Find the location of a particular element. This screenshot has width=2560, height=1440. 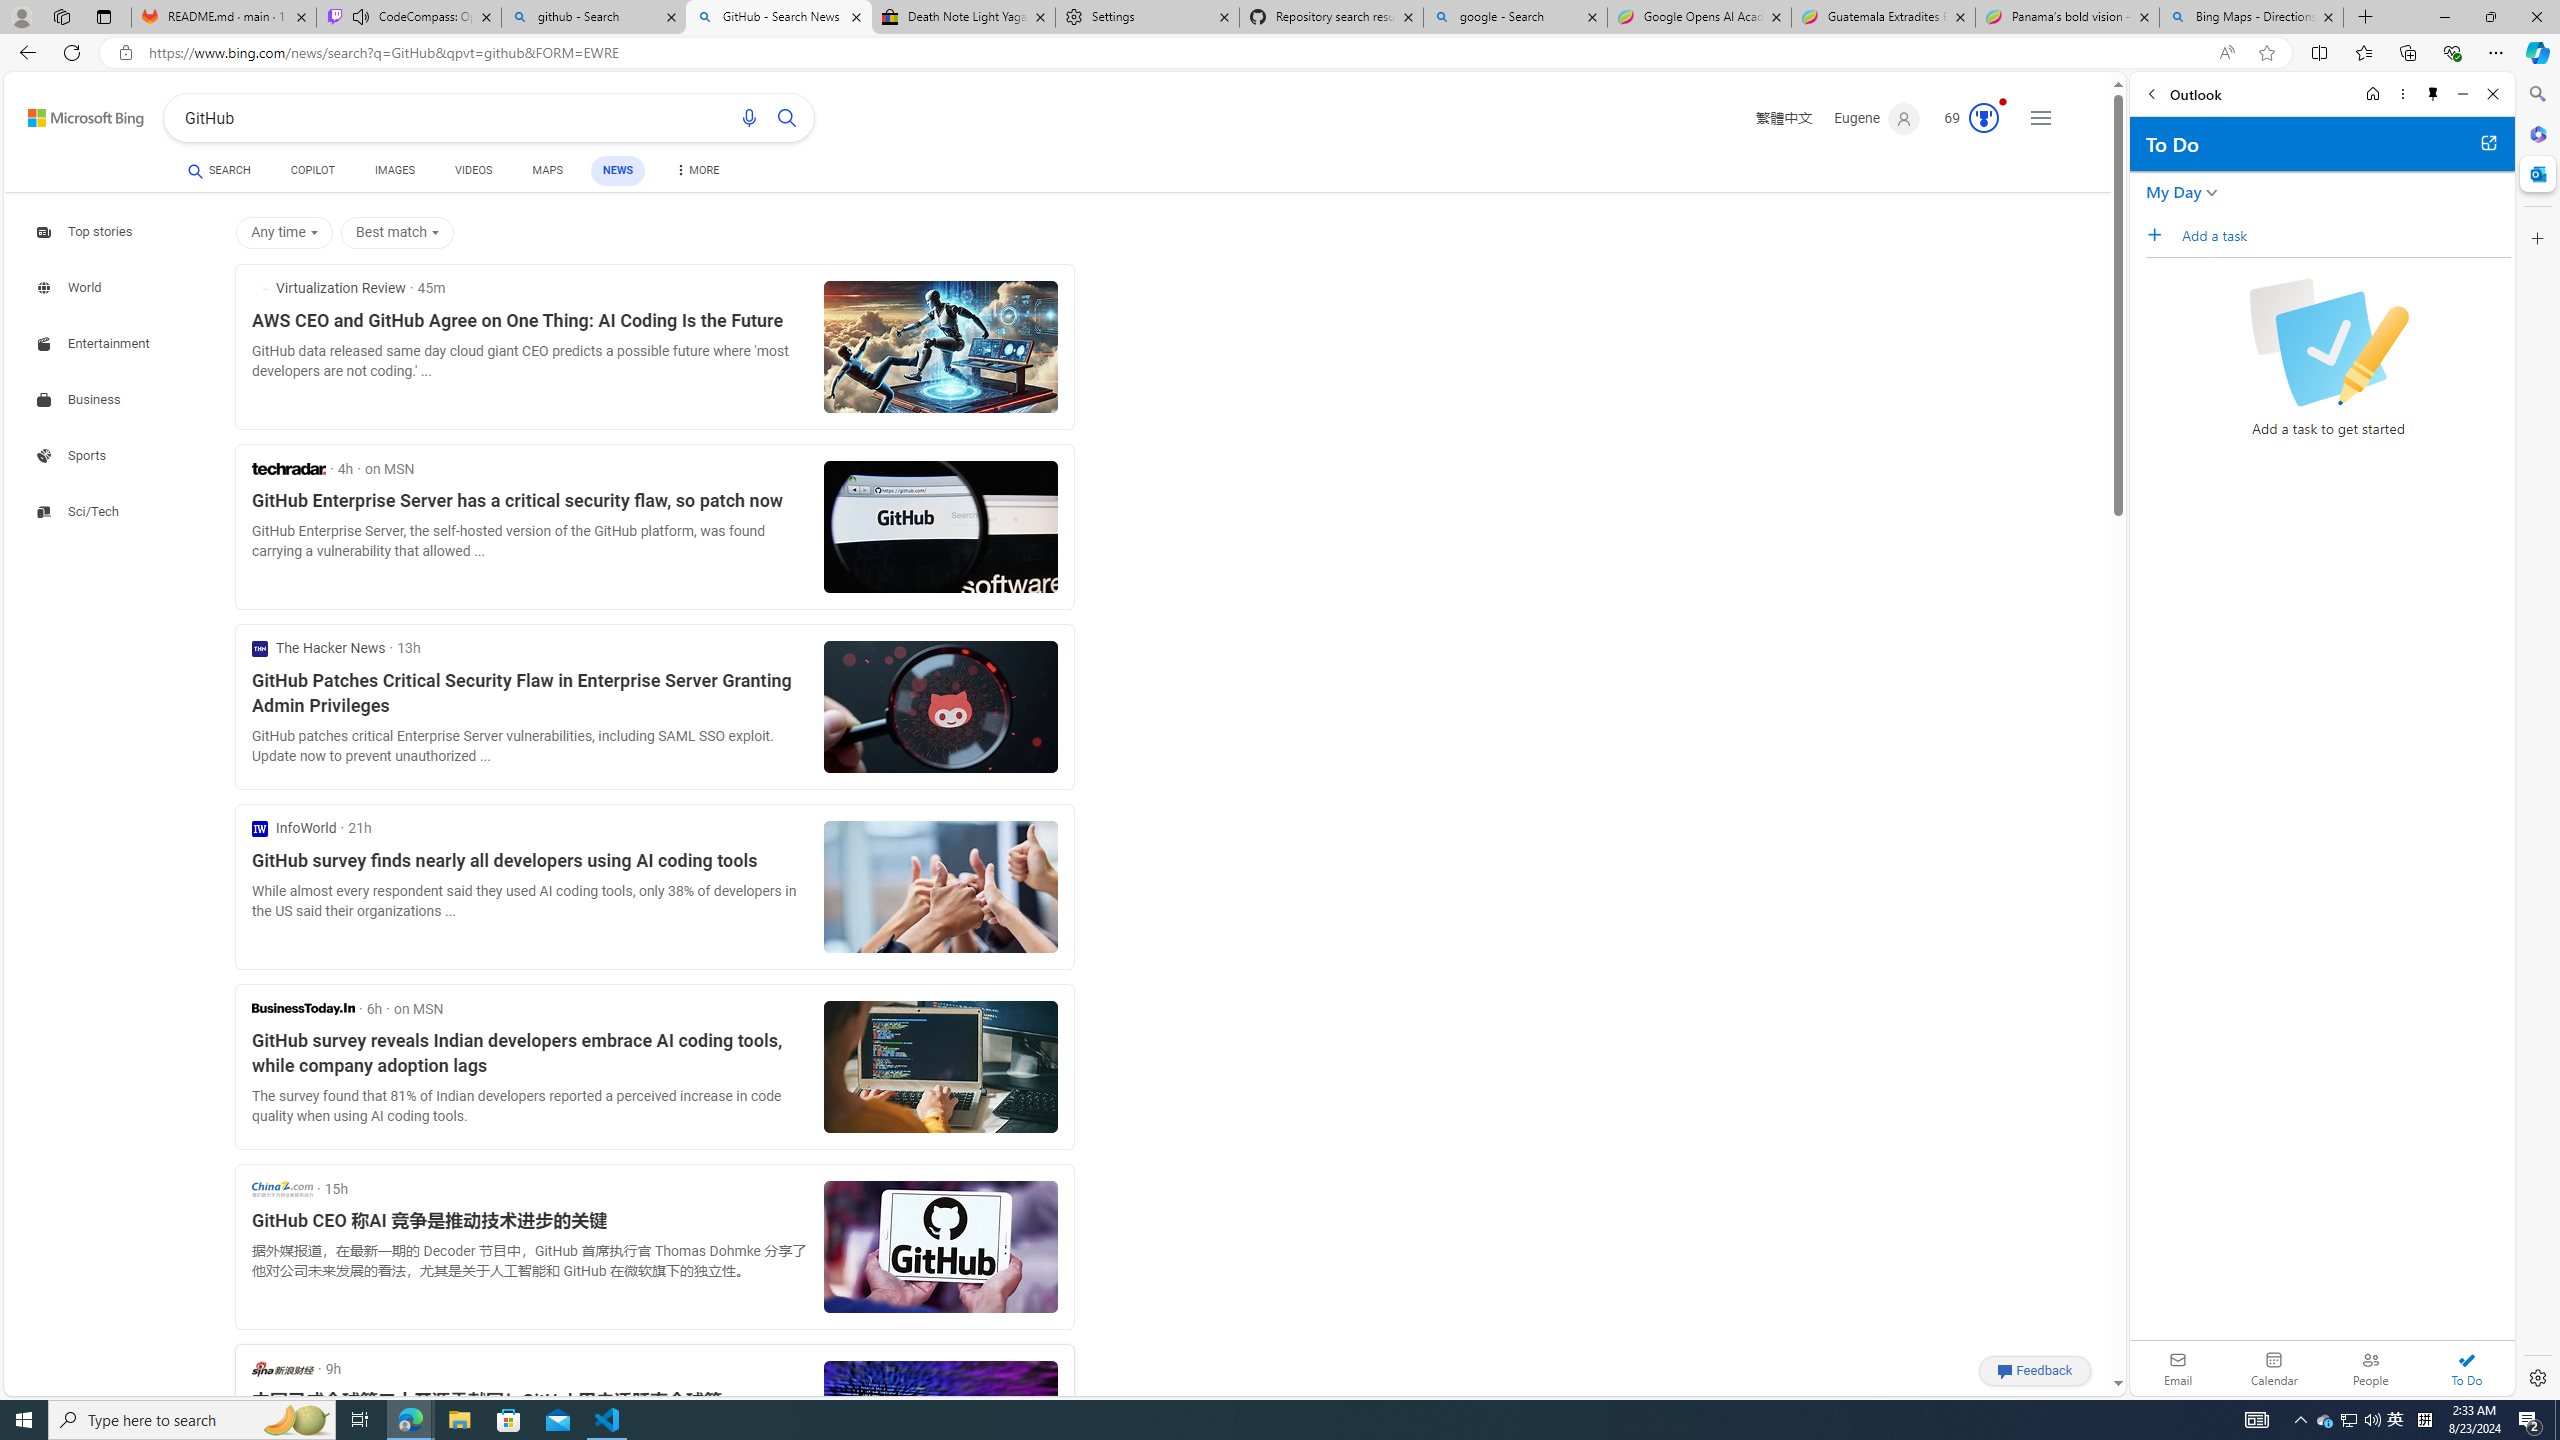

'NEWS' is located at coordinates (615, 169).